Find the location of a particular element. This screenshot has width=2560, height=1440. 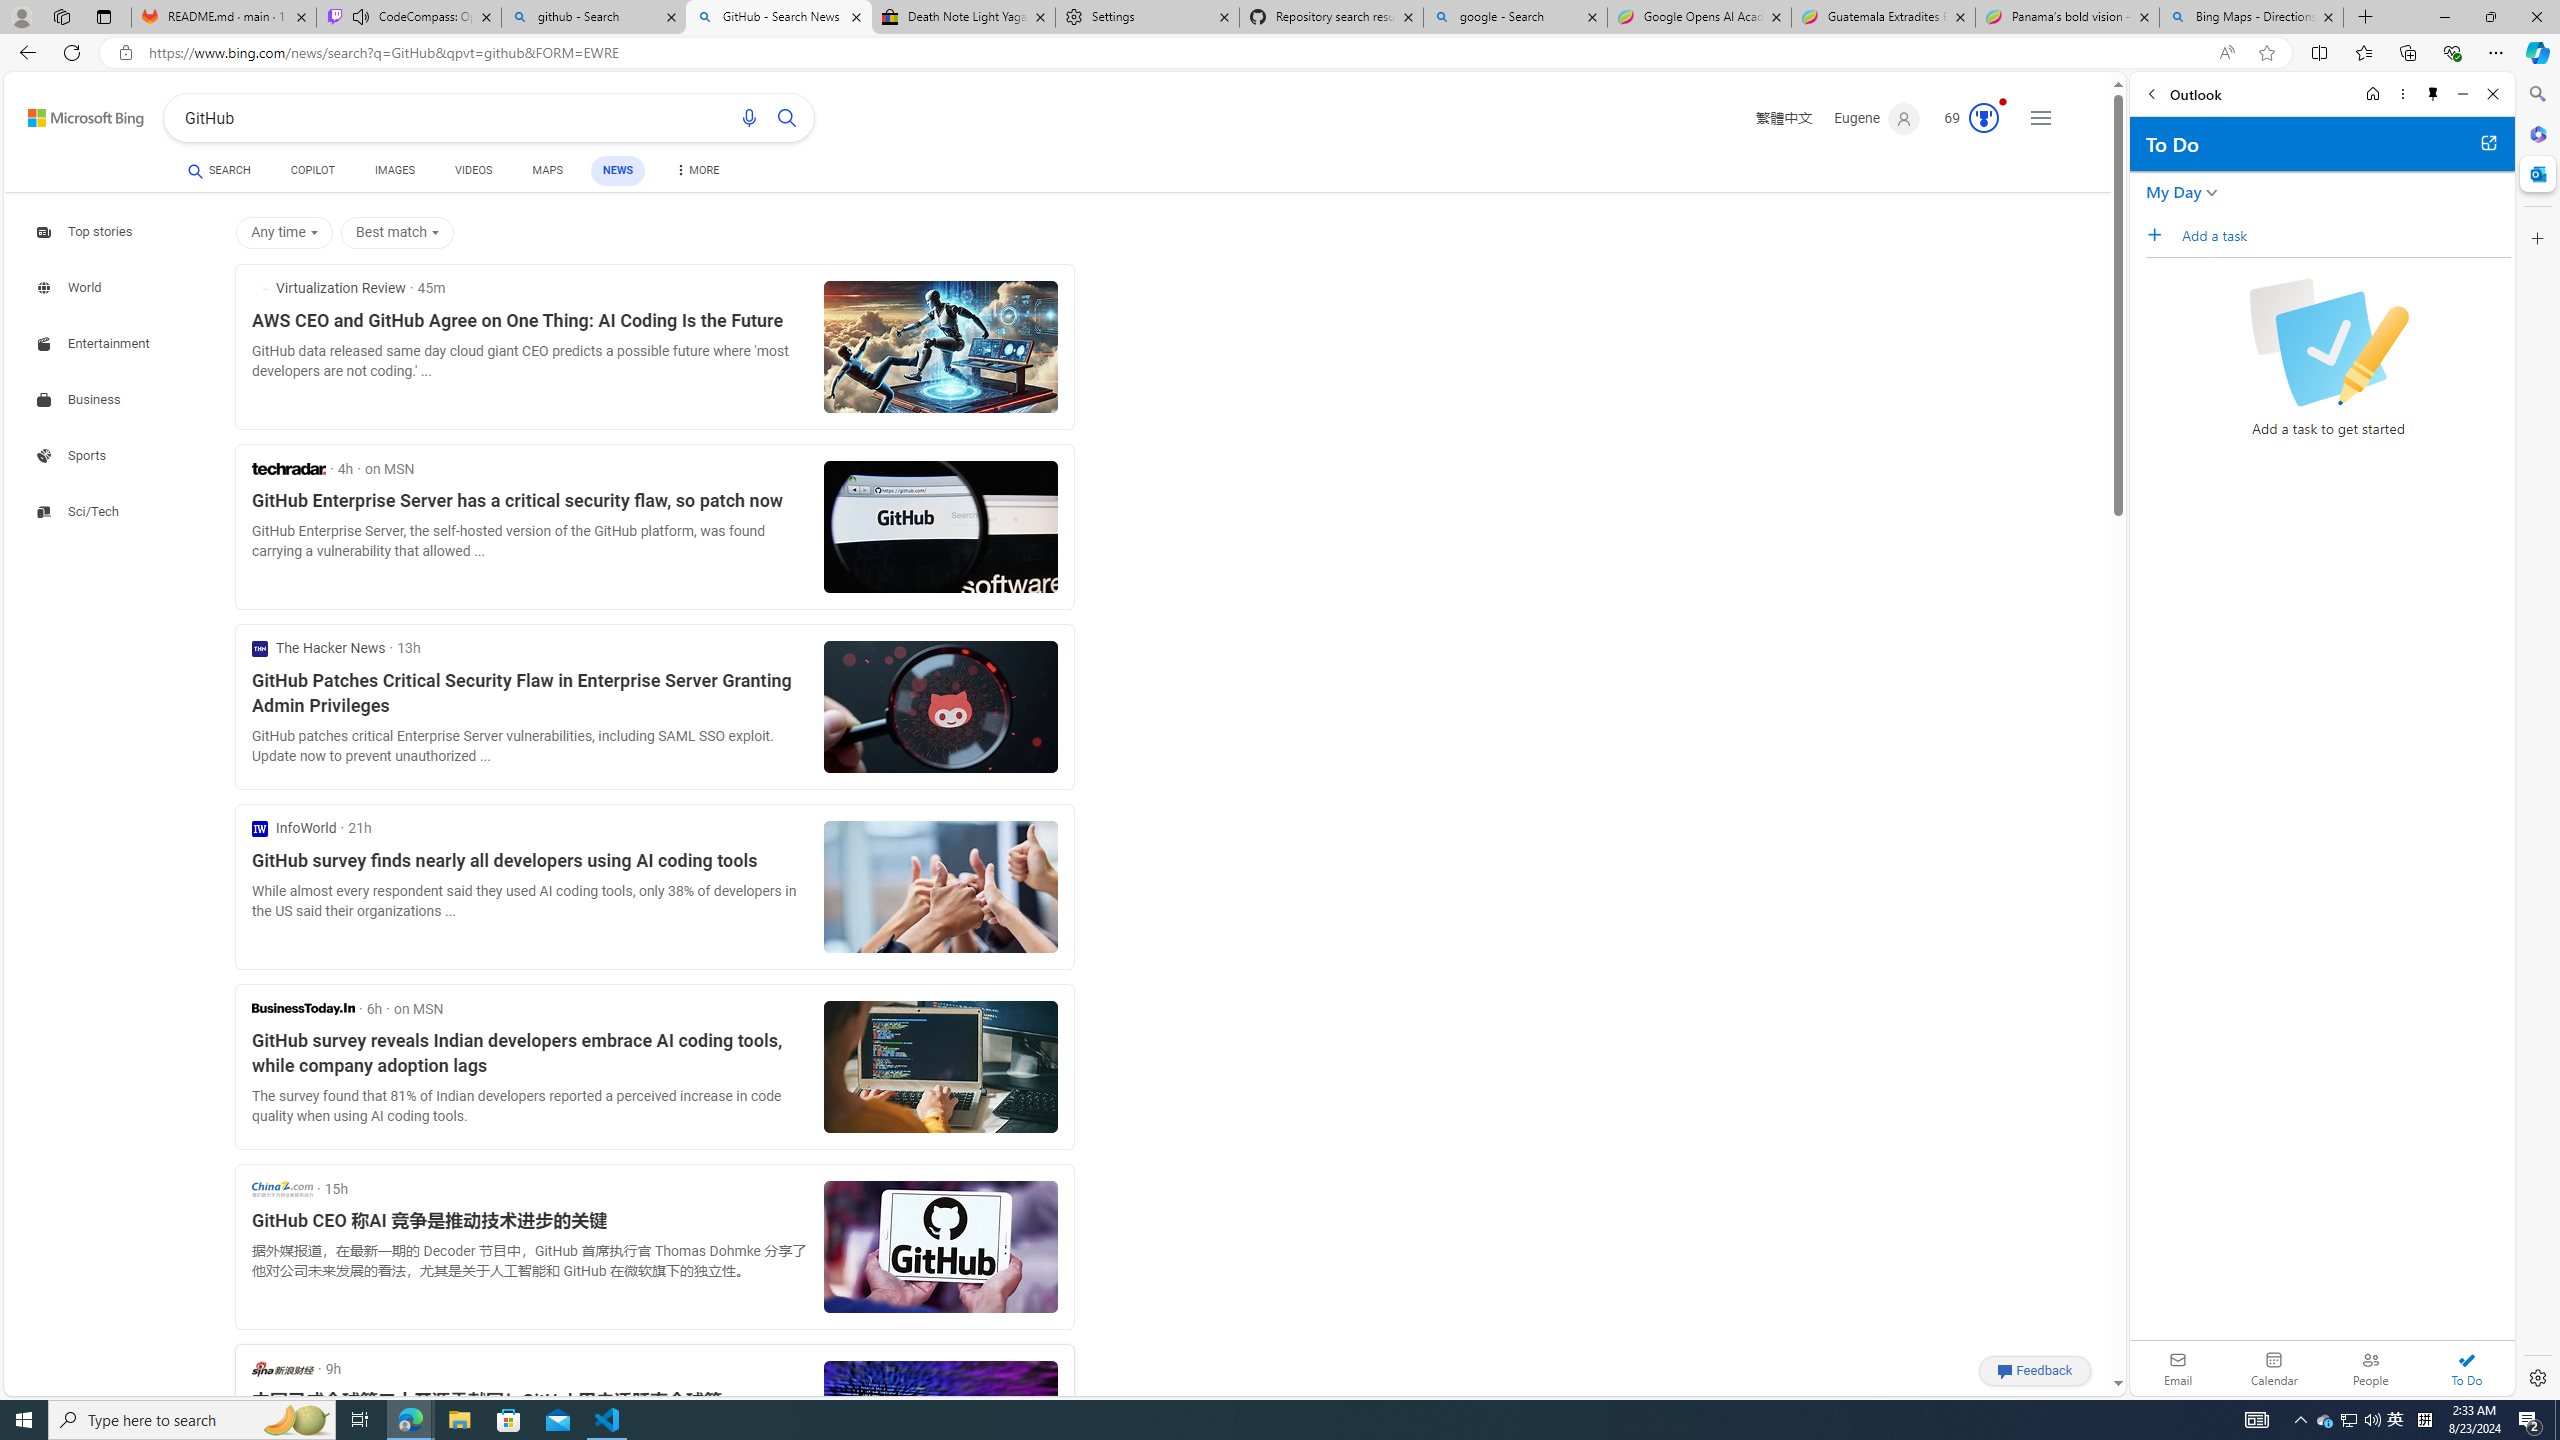

'NEWS' is located at coordinates (615, 169).